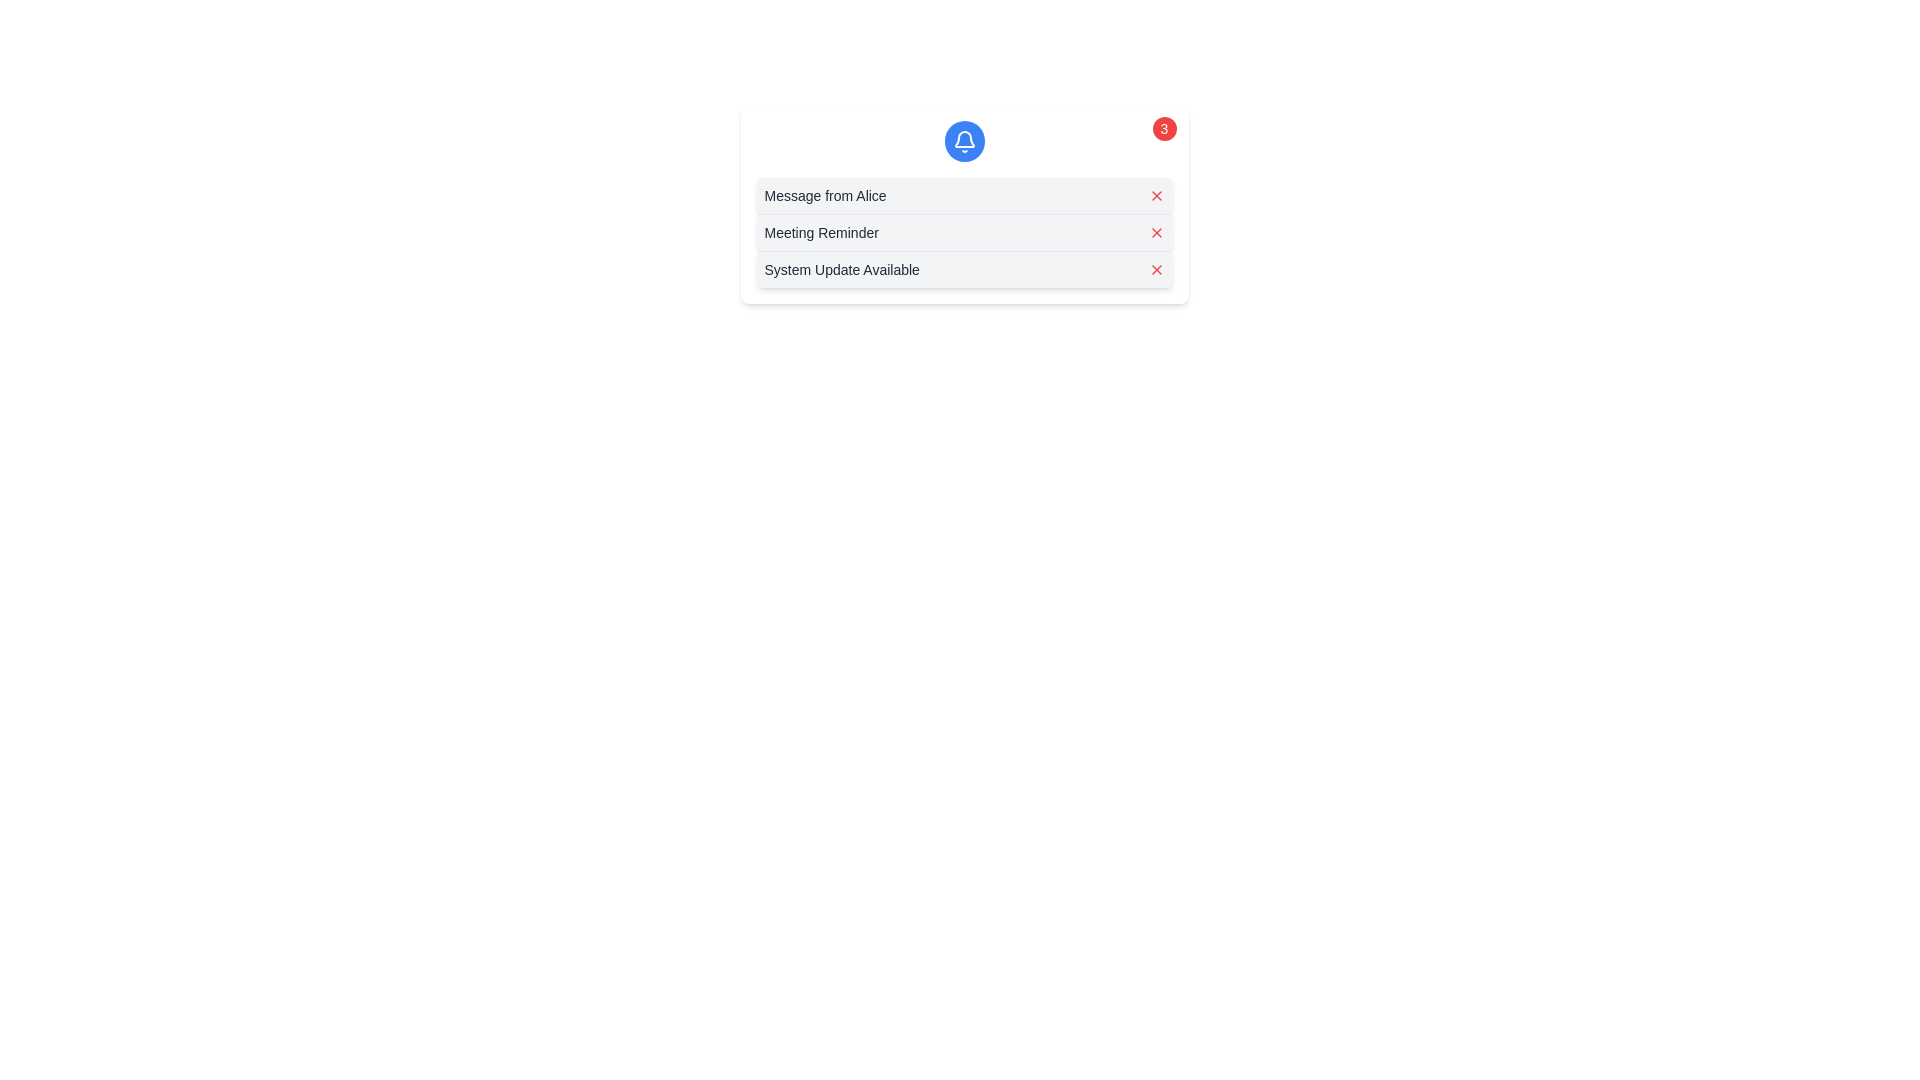 The width and height of the screenshot is (1920, 1080). Describe the element at coordinates (964, 140) in the screenshot. I see `the bell icon, which is centered within a blue circular background and located near the top-middle of the notification card` at that location.